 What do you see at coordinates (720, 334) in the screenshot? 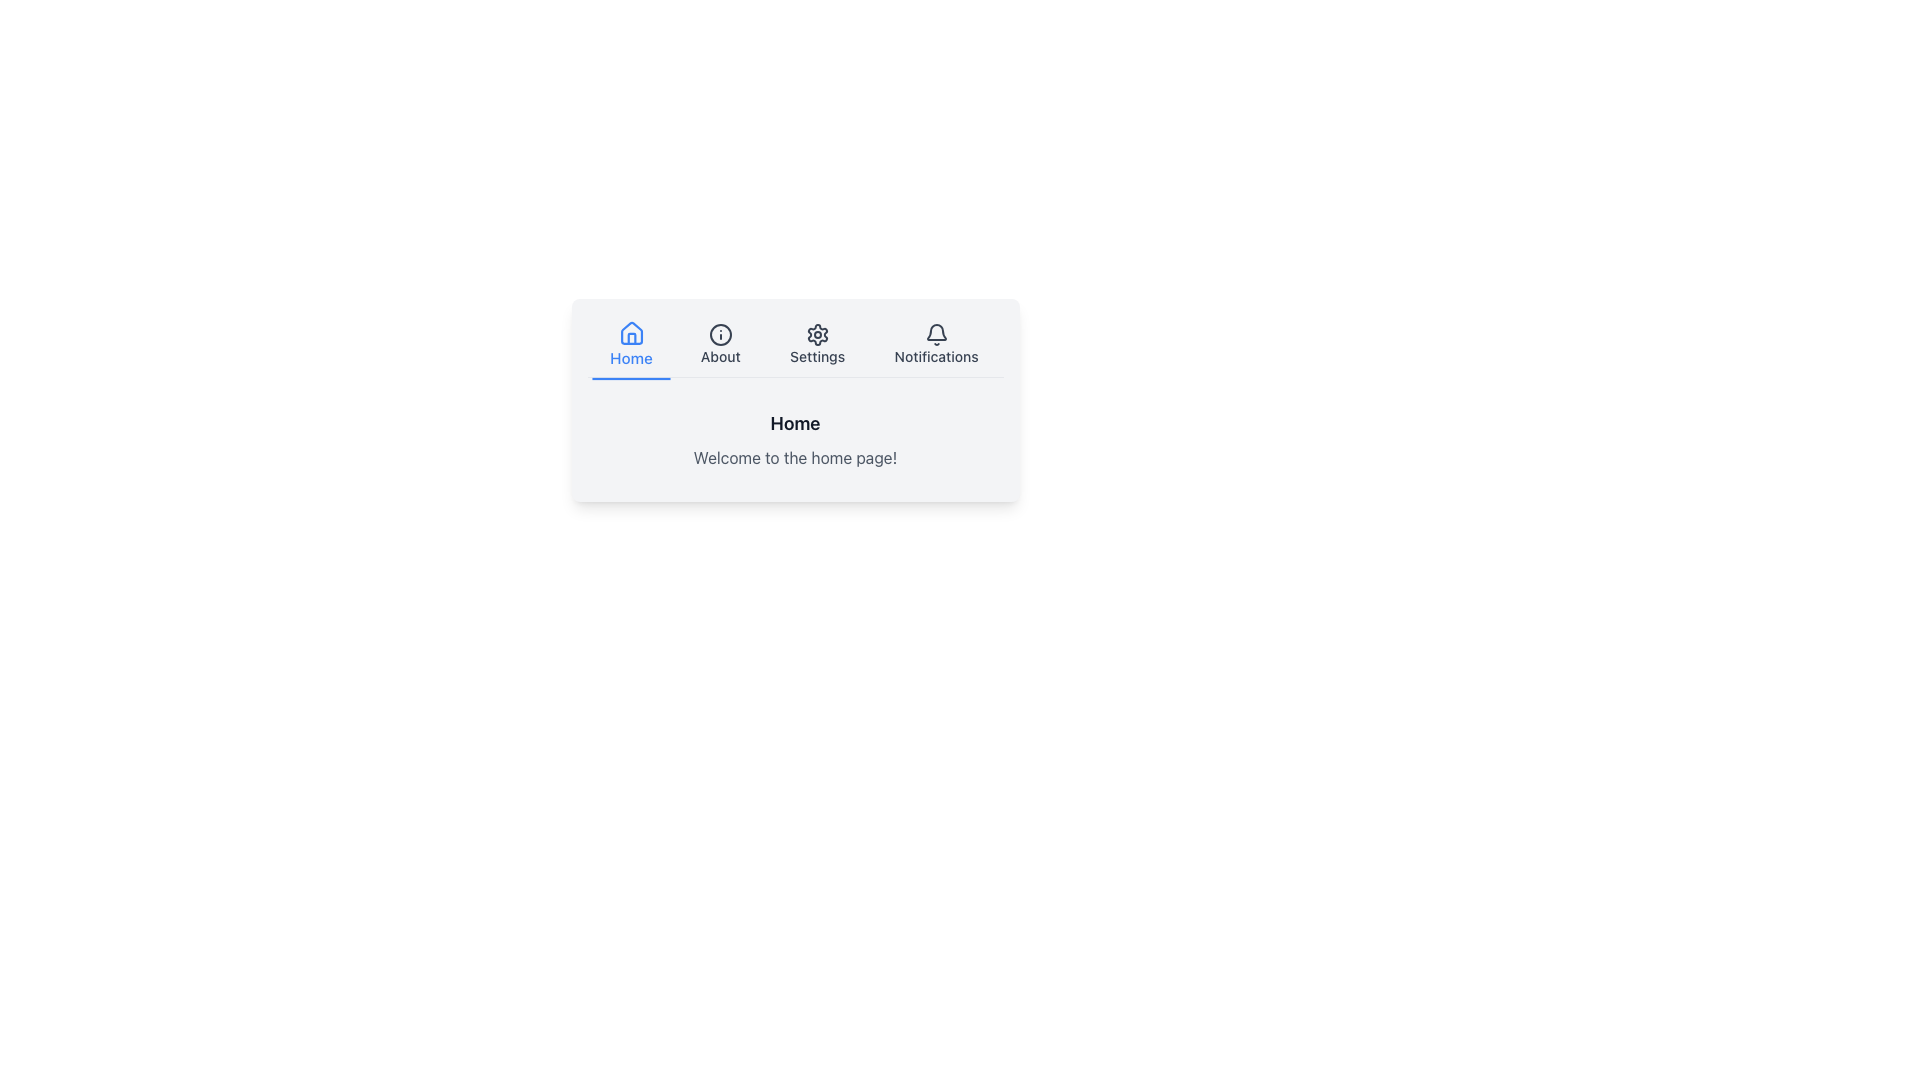
I see `the circular 'info' icon with an exclamation mark located above the 'About' text in the navigation bar` at bounding box center [720, 334].